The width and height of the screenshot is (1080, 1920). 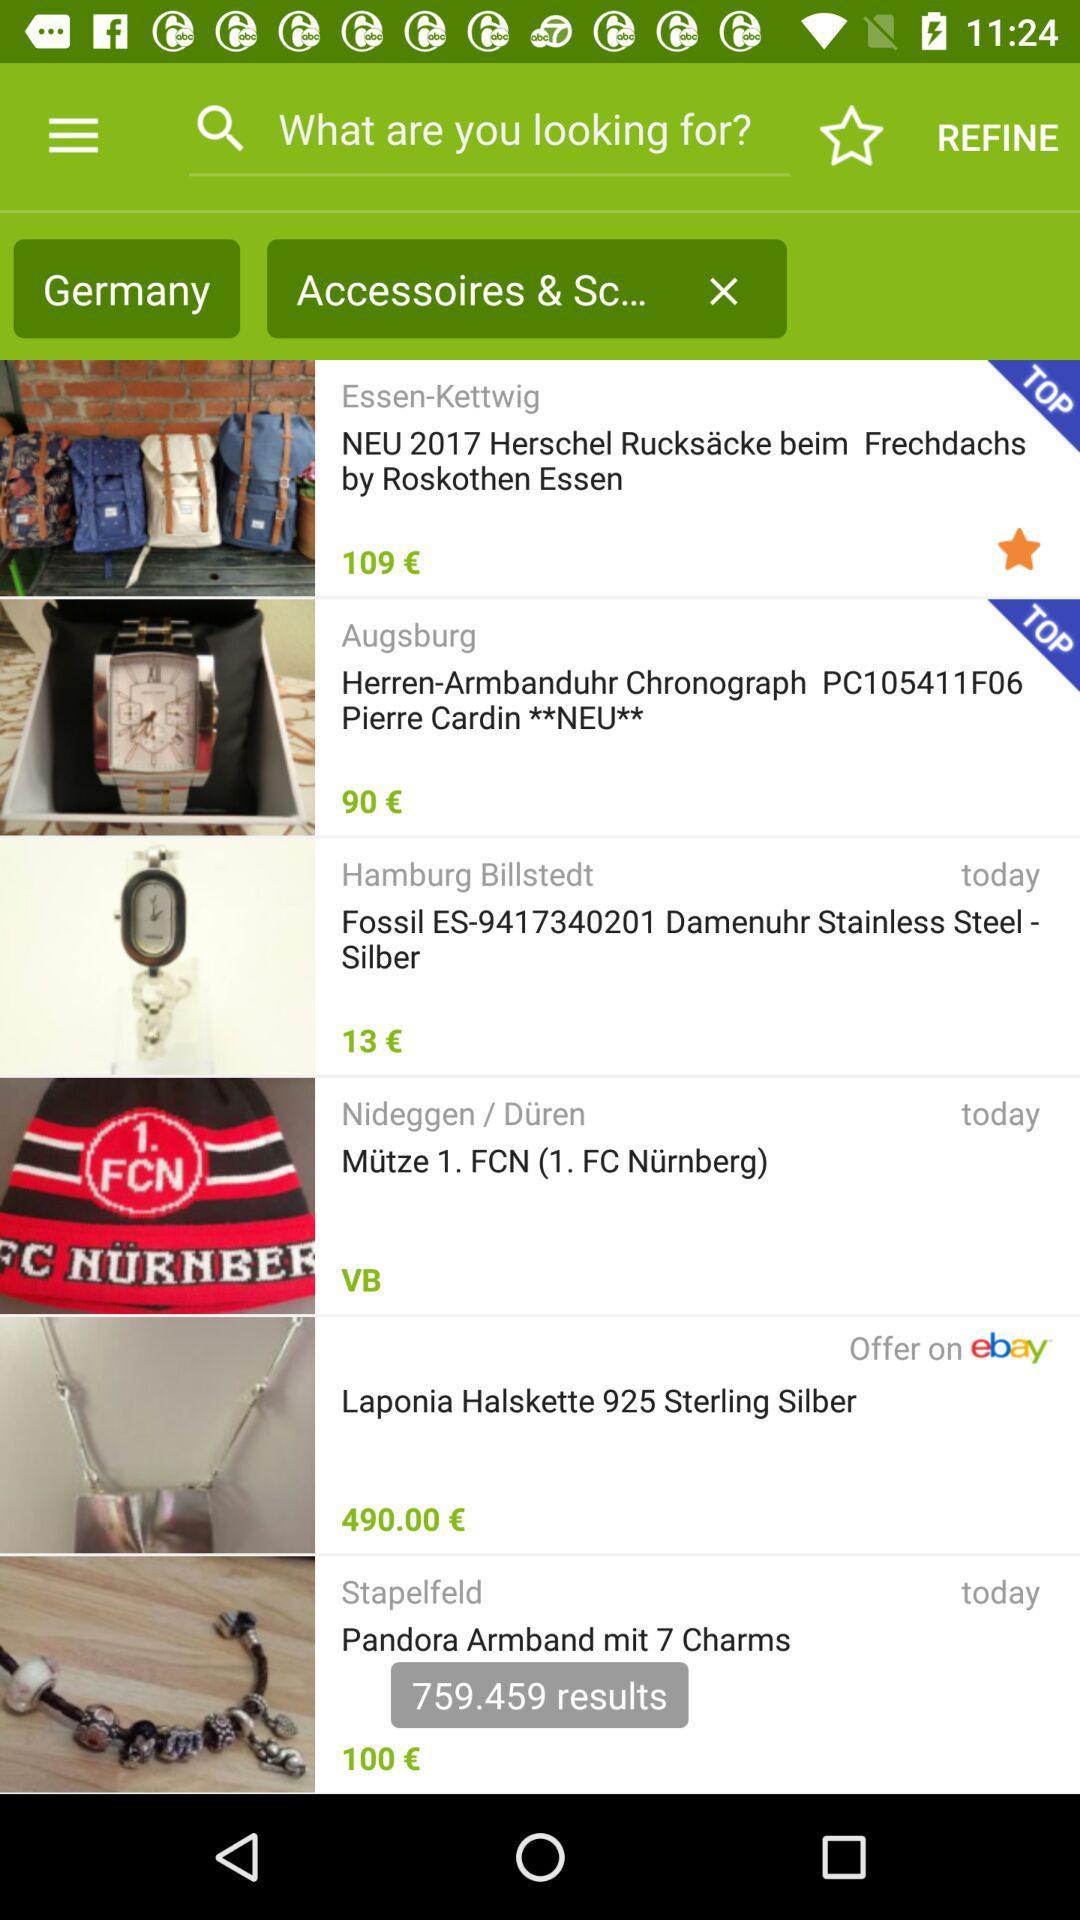 What do you see at coordinates (852, 135) in the screenshot?
I see `item next to the what are you icon` at bounding box center [852, 135].